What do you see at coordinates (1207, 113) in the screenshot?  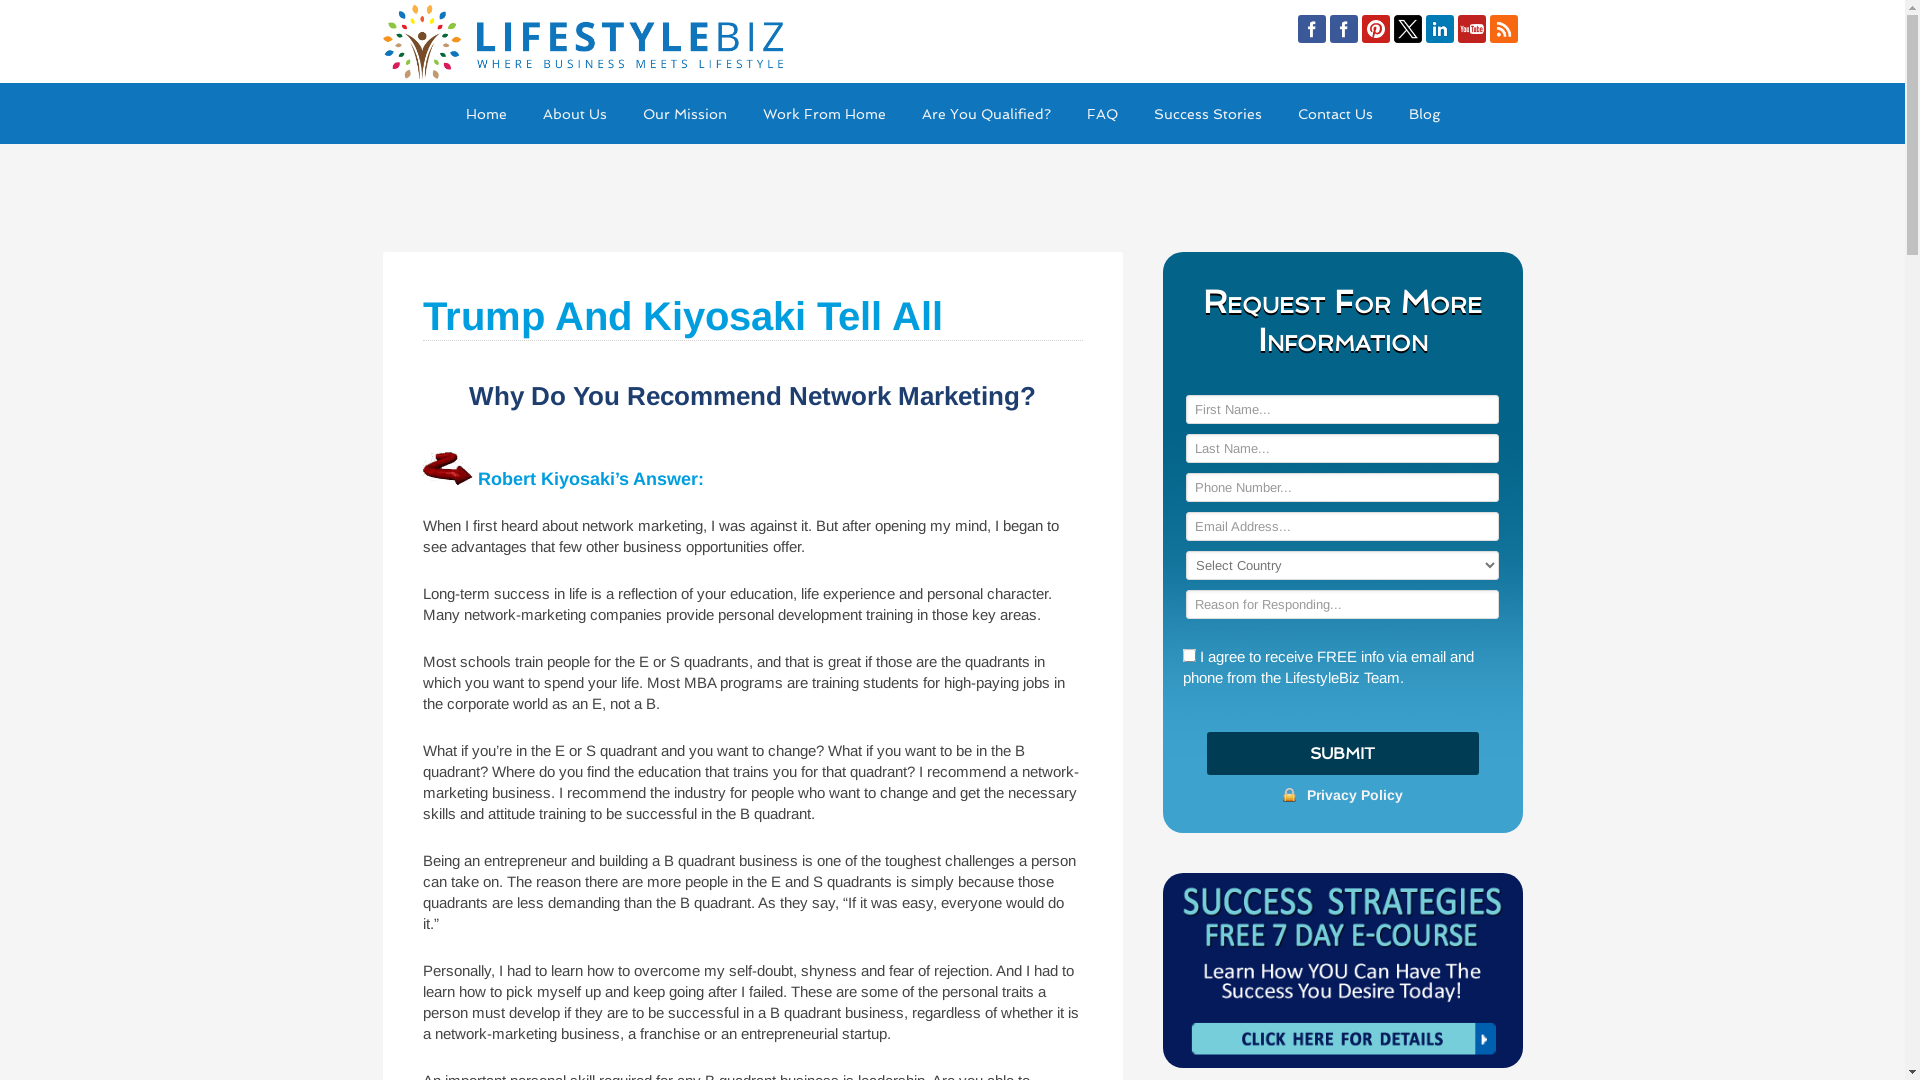 I see `'Success Stories'` at bounding box center [1207, 113].